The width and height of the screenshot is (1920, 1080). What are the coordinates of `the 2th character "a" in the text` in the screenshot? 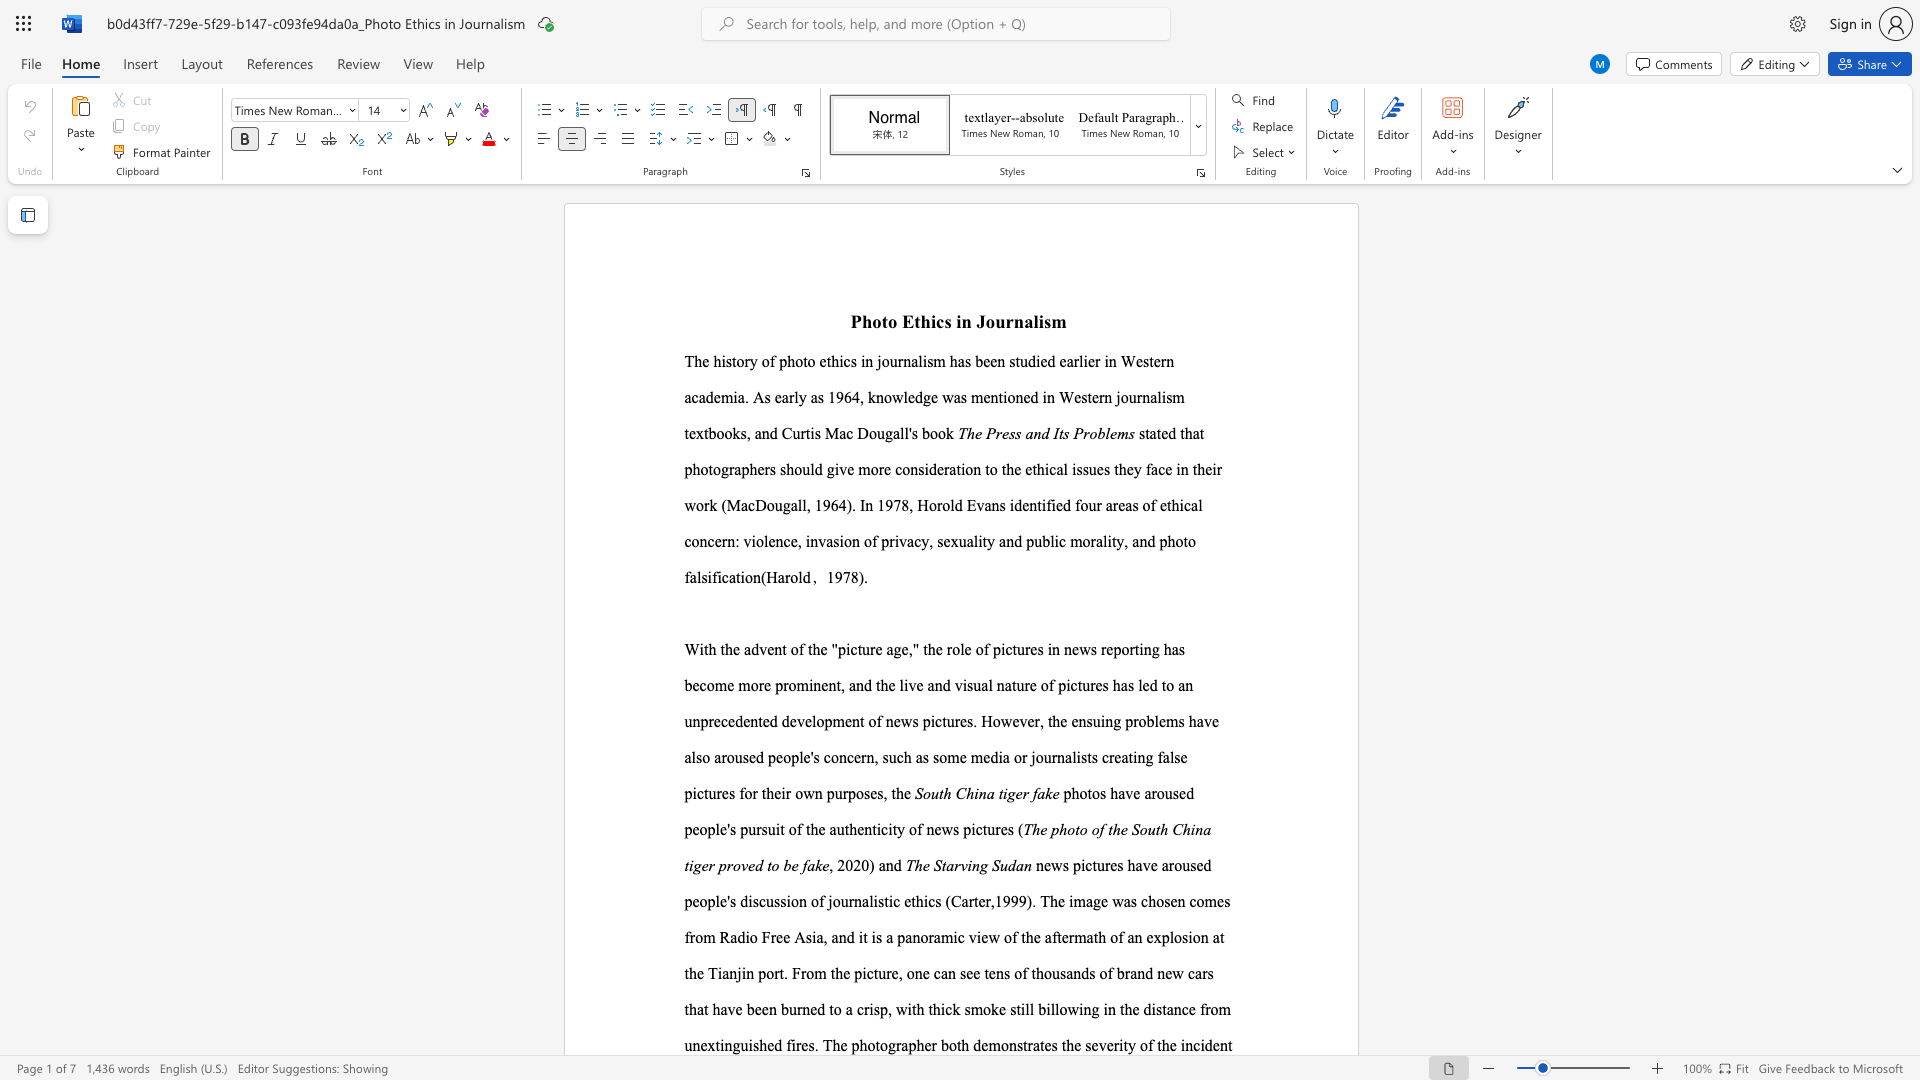 It's located at (793, 504).